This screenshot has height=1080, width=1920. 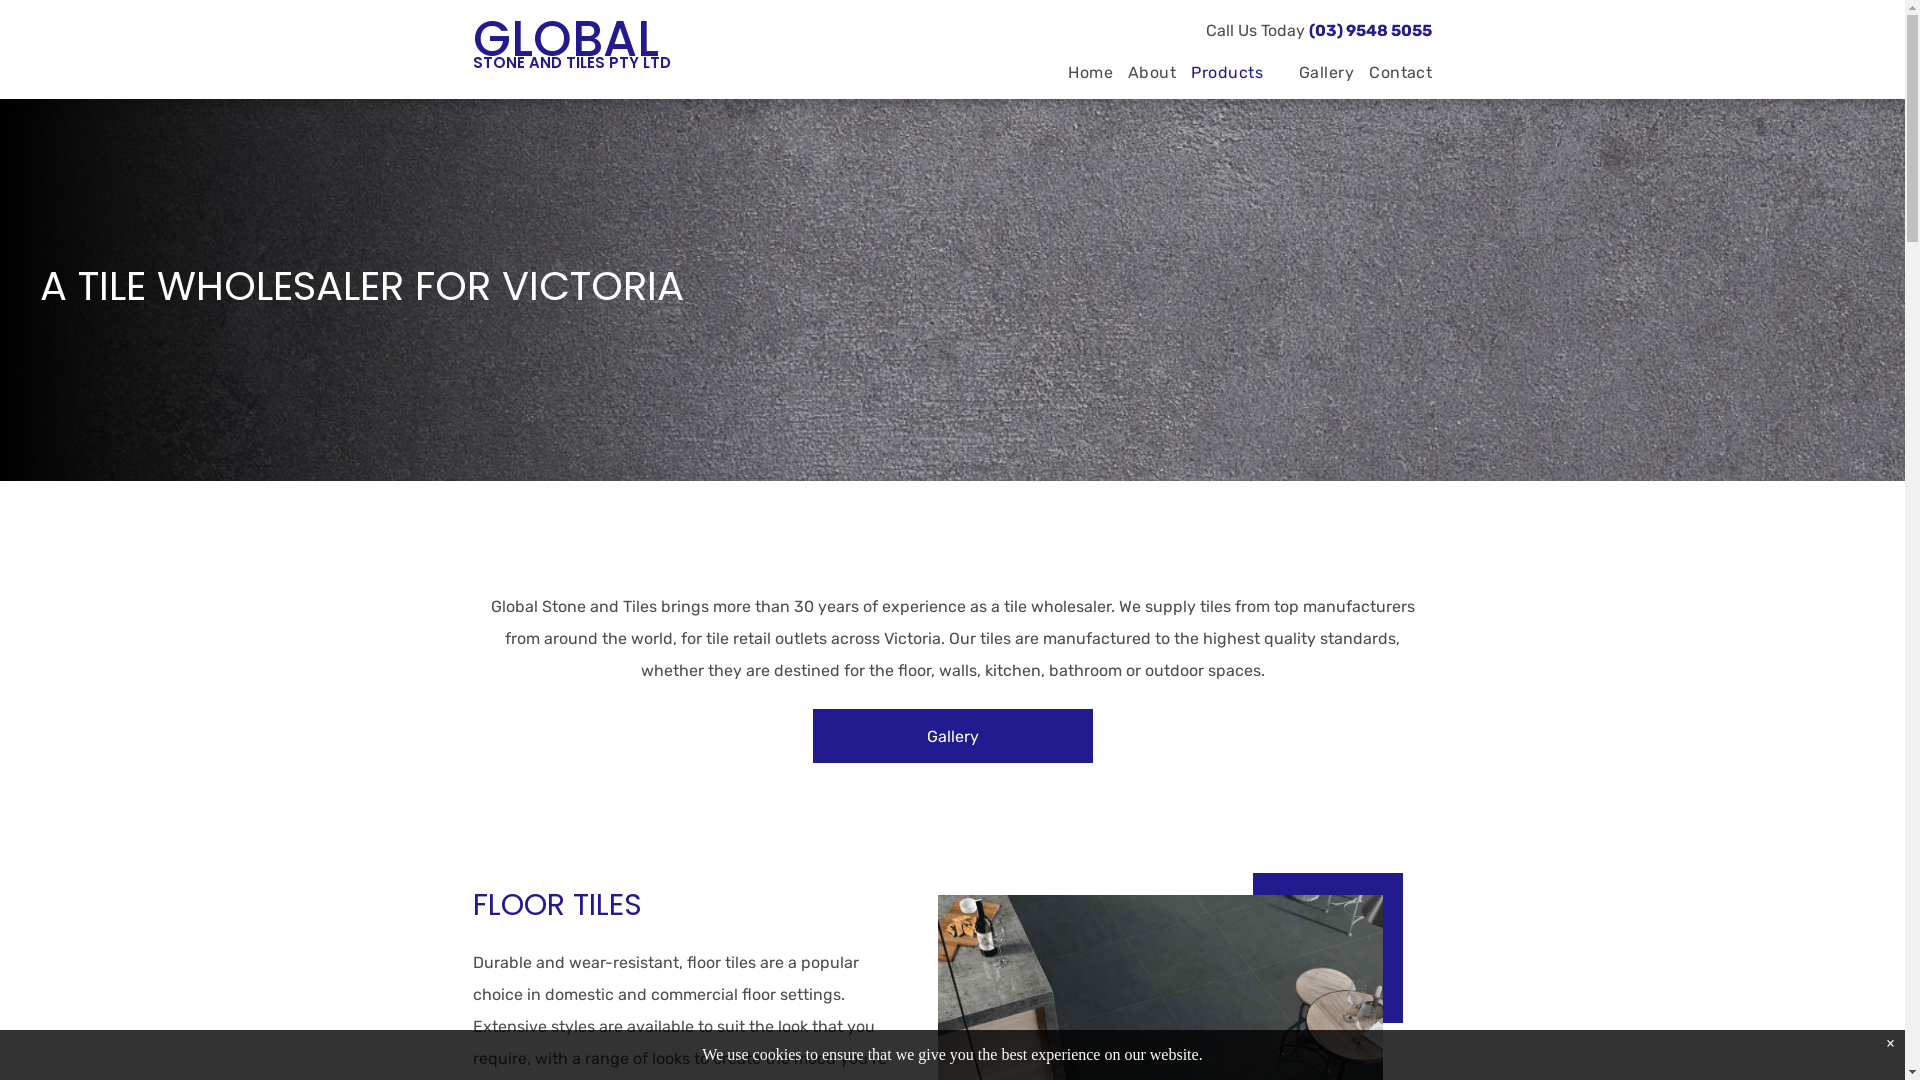 I want to click on 'Gallery', so click(x=1319, y=72).